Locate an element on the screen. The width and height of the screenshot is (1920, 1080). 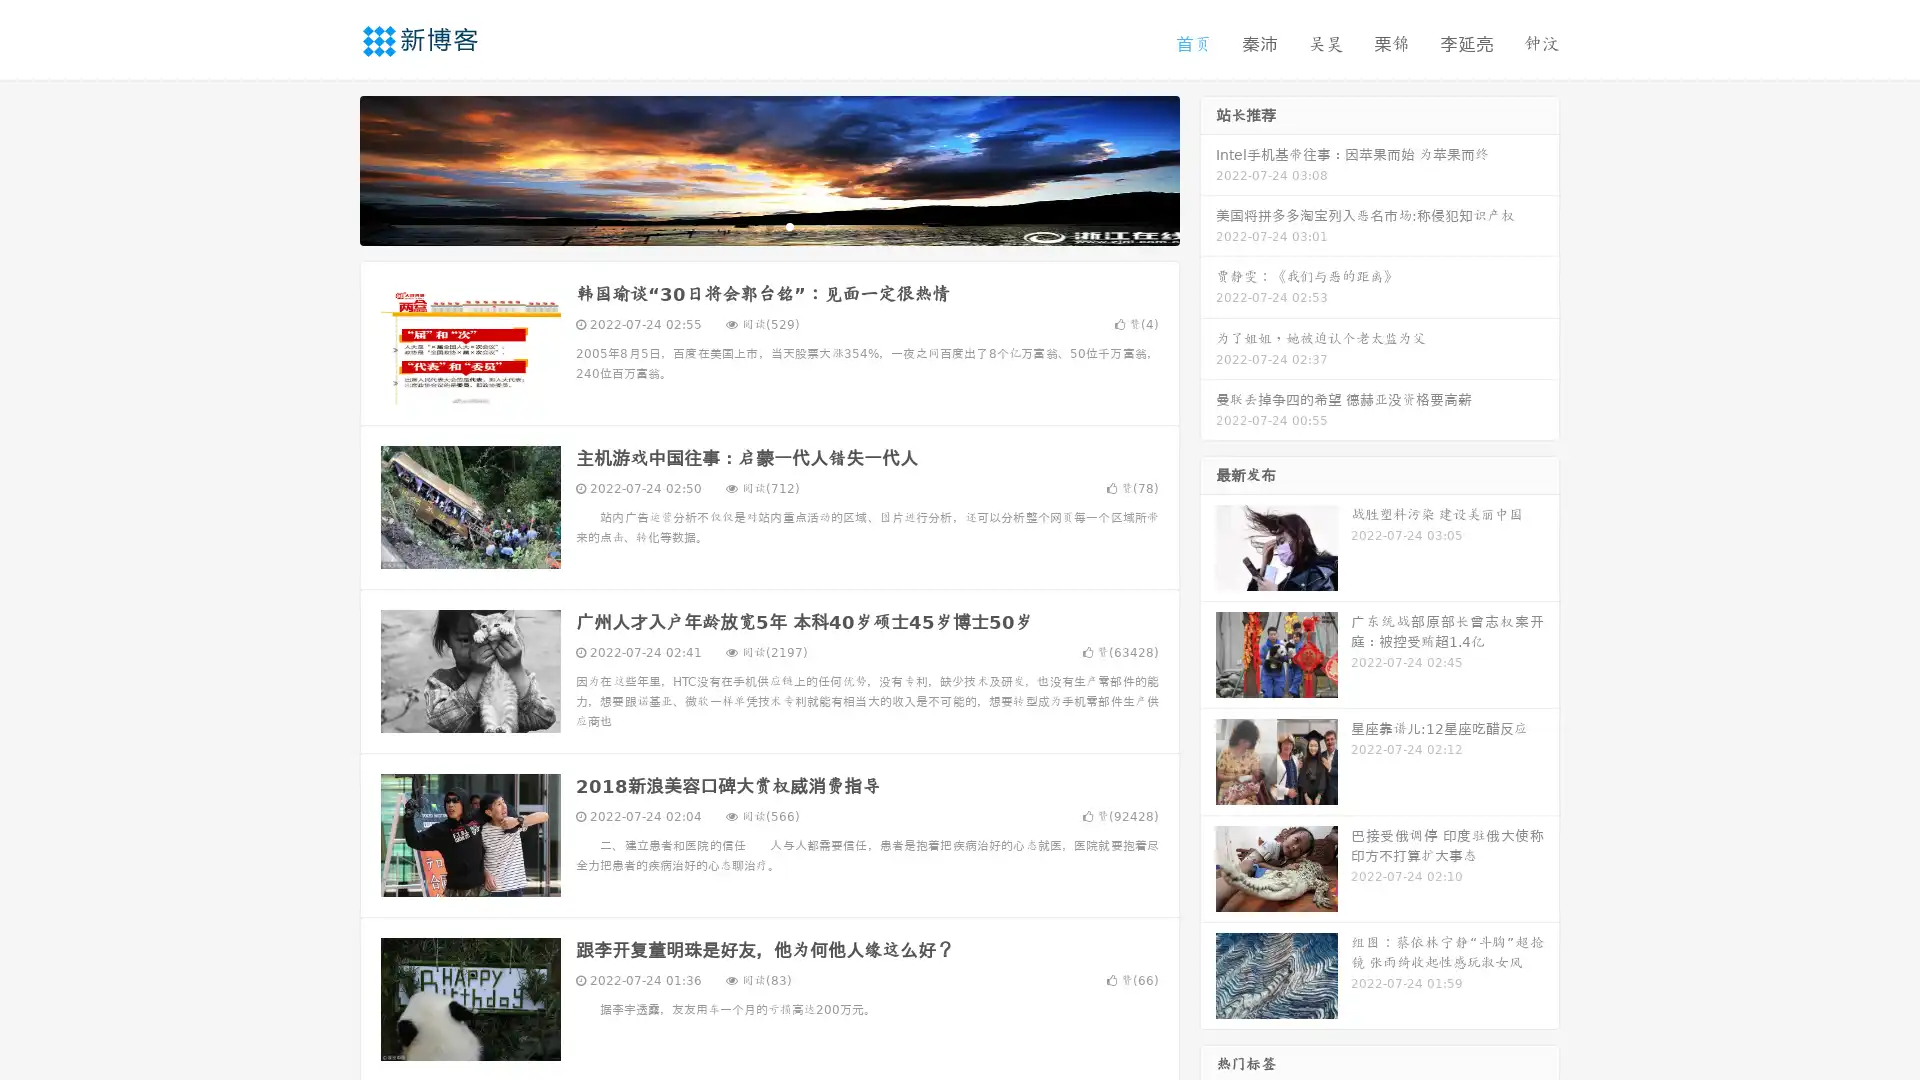
Go to slide 1 is located at coordinates (748, 225).